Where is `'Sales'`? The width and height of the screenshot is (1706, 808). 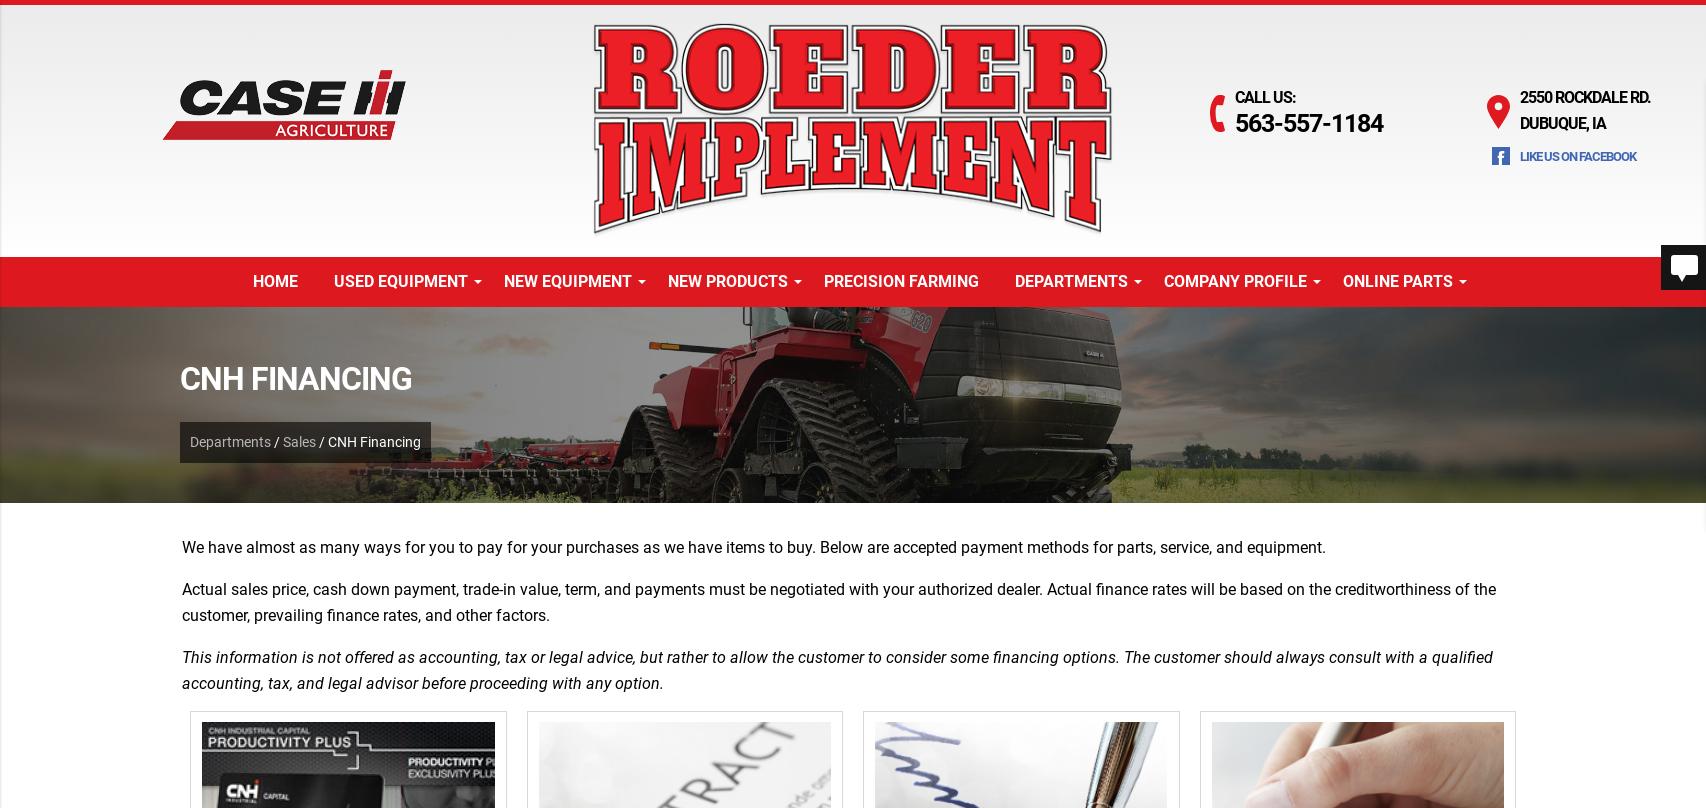 'Sales' is located at coordinates (299, 441).